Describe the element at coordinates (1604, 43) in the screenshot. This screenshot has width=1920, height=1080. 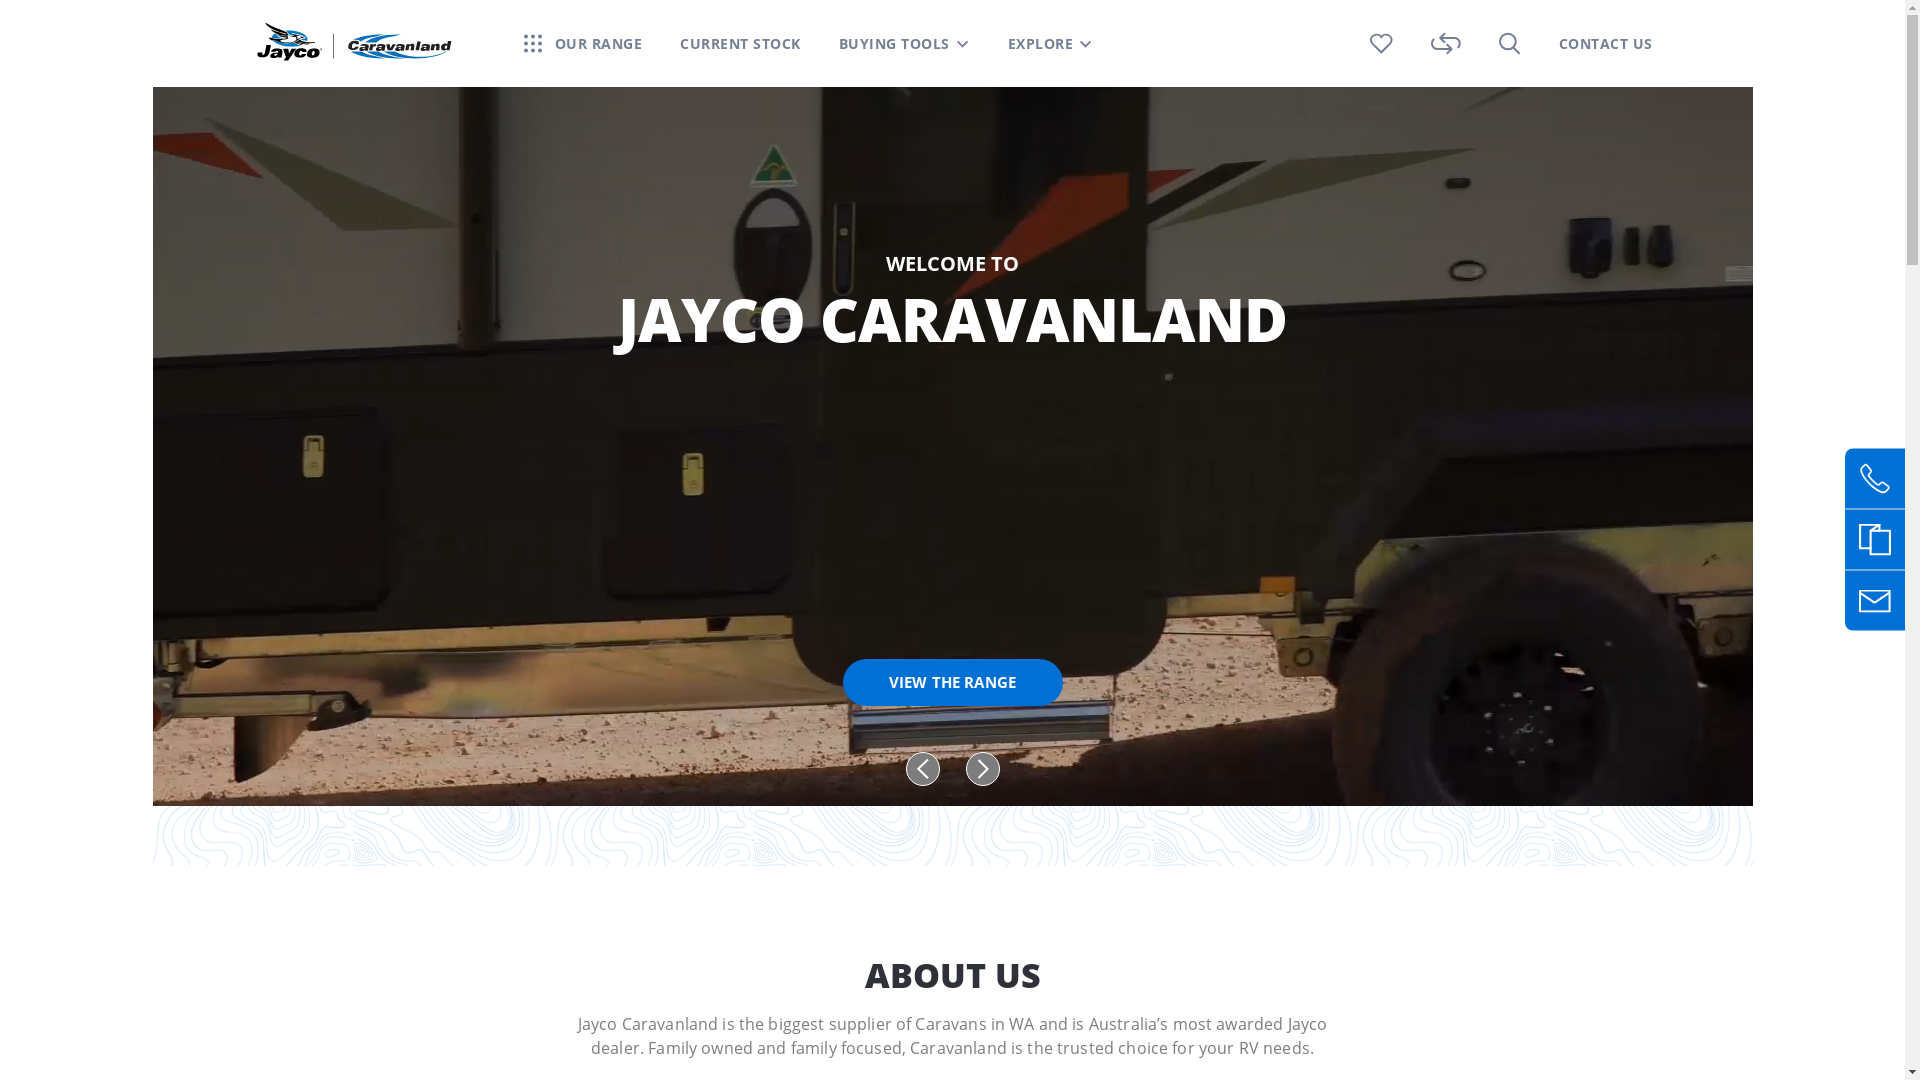
I see `'CONTACT US'` at that location.